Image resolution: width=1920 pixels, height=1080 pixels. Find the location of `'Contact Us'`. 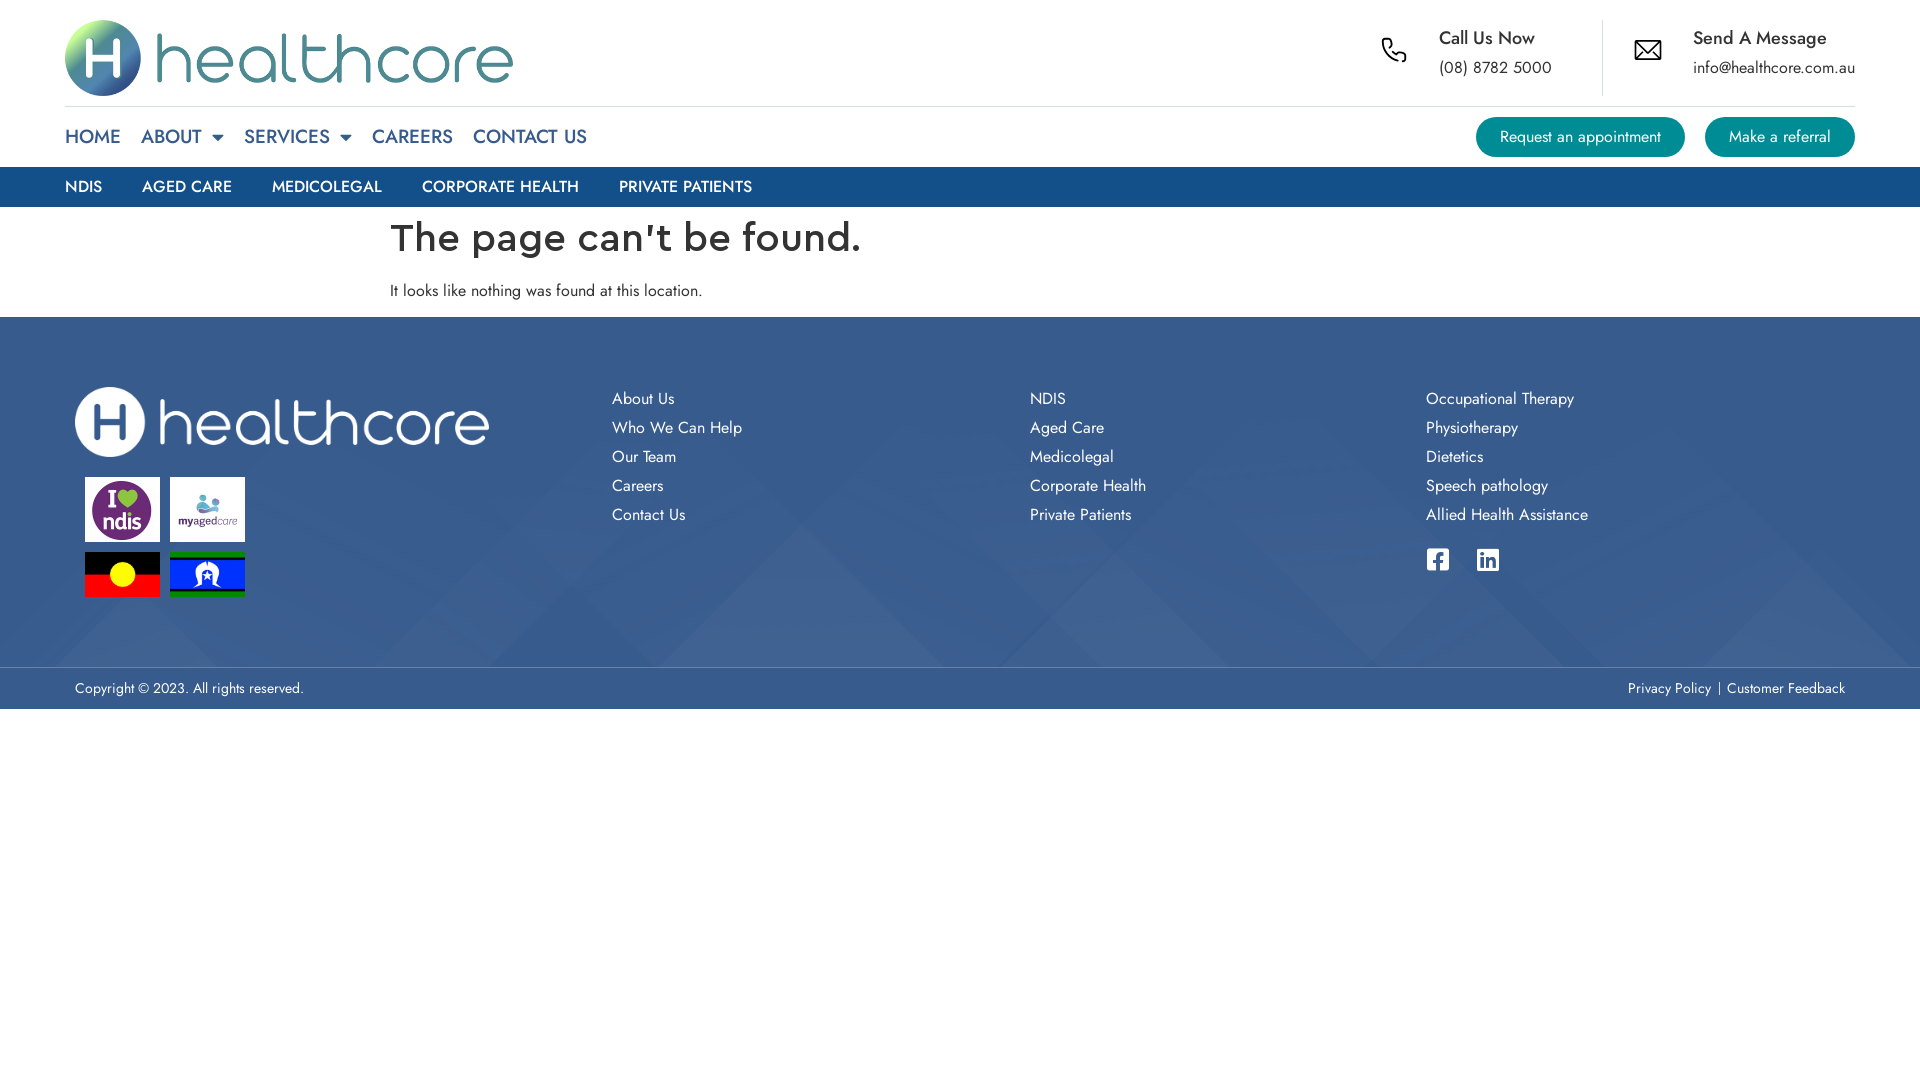

'Contact Us' is located at coordinates (648, 514).